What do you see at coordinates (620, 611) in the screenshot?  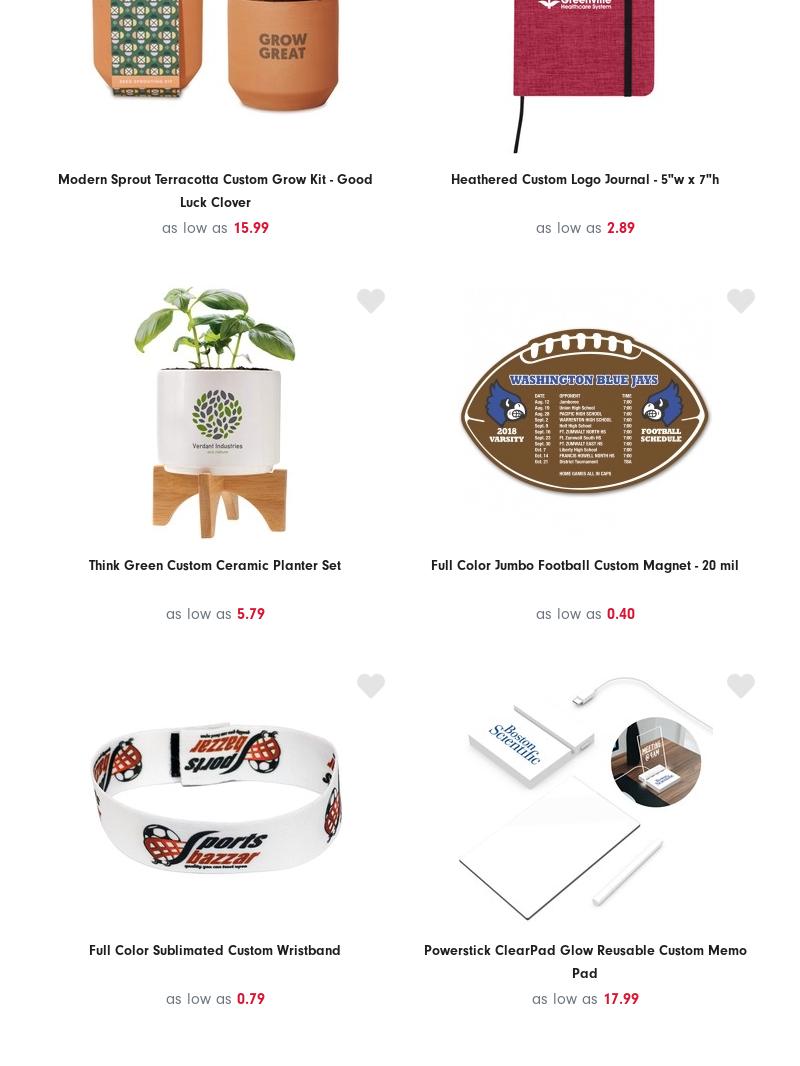 I see `'0.40'` at bounding box center [620, 611].